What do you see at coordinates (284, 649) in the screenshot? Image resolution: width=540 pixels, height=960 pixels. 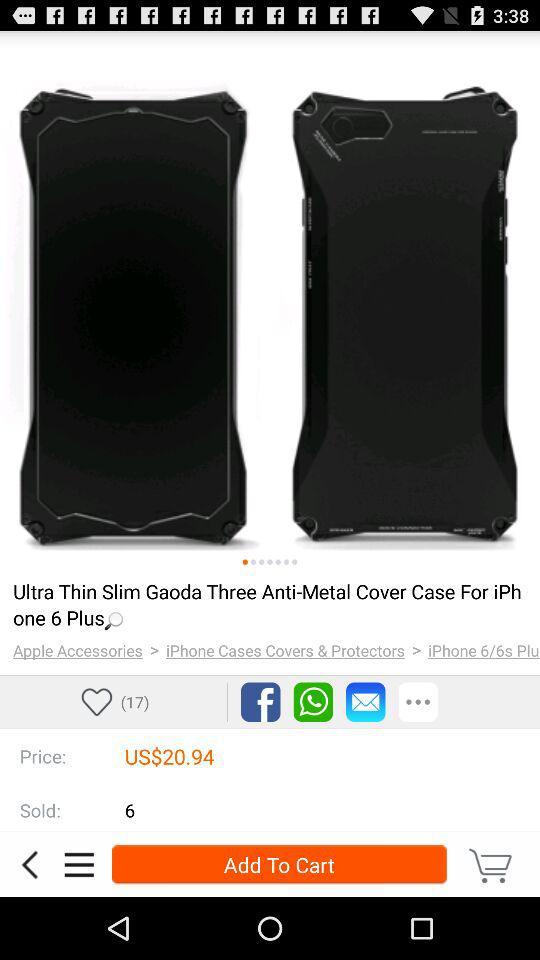 I see `item to the right of the >` at bounding box center [284, 649].